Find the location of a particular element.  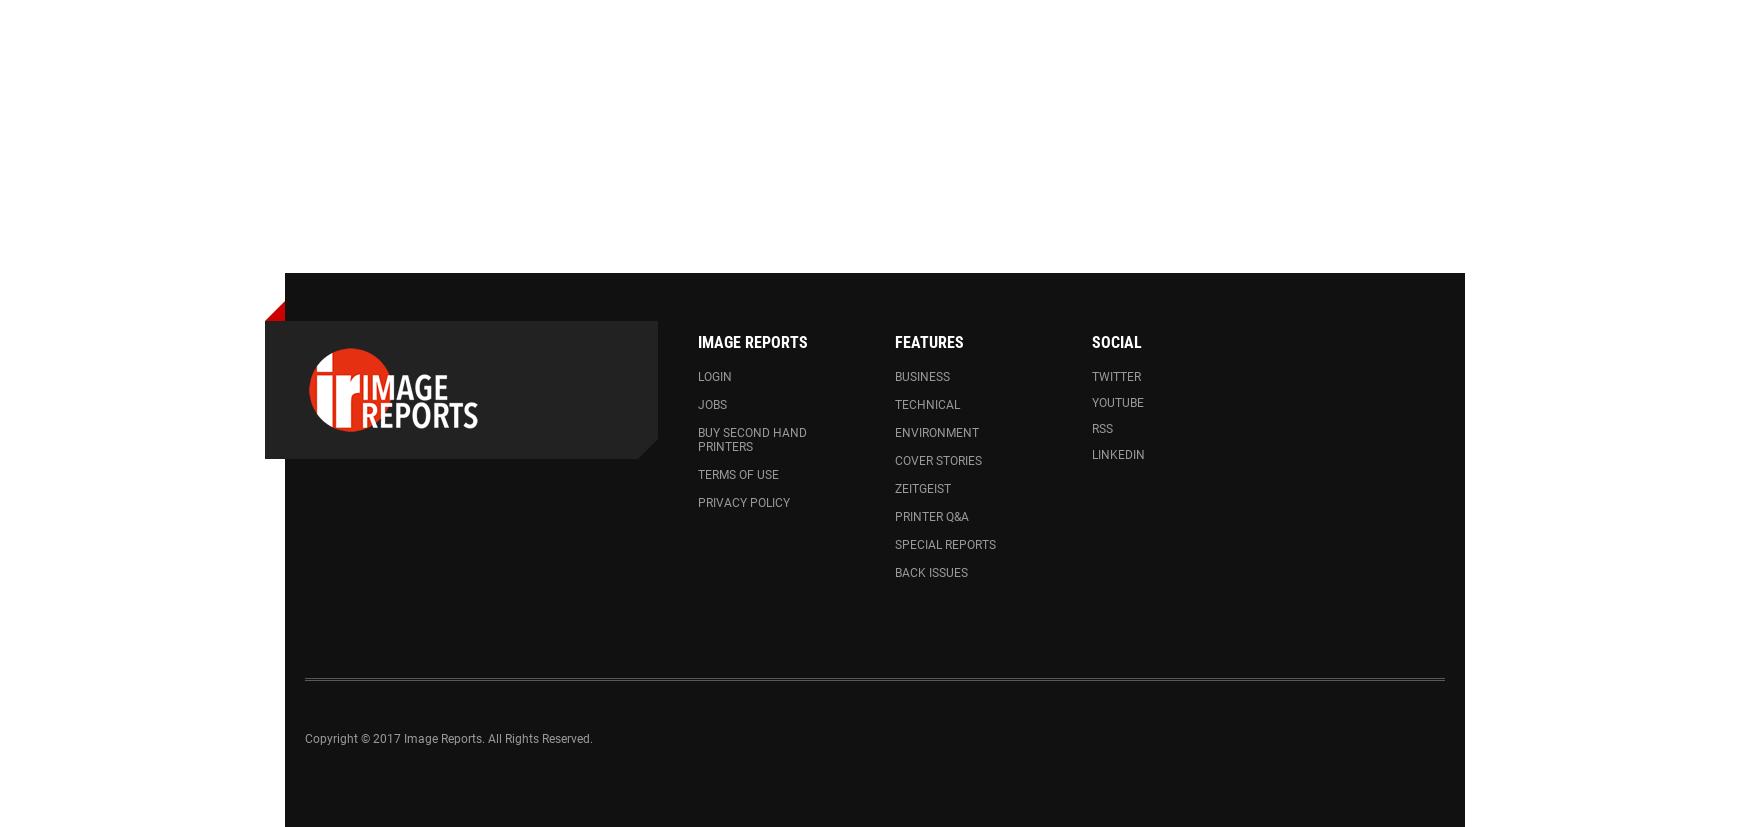

'Copyright © 2017 Image Reports. All Rights Reserved.' is located at coordinates (449, 738).